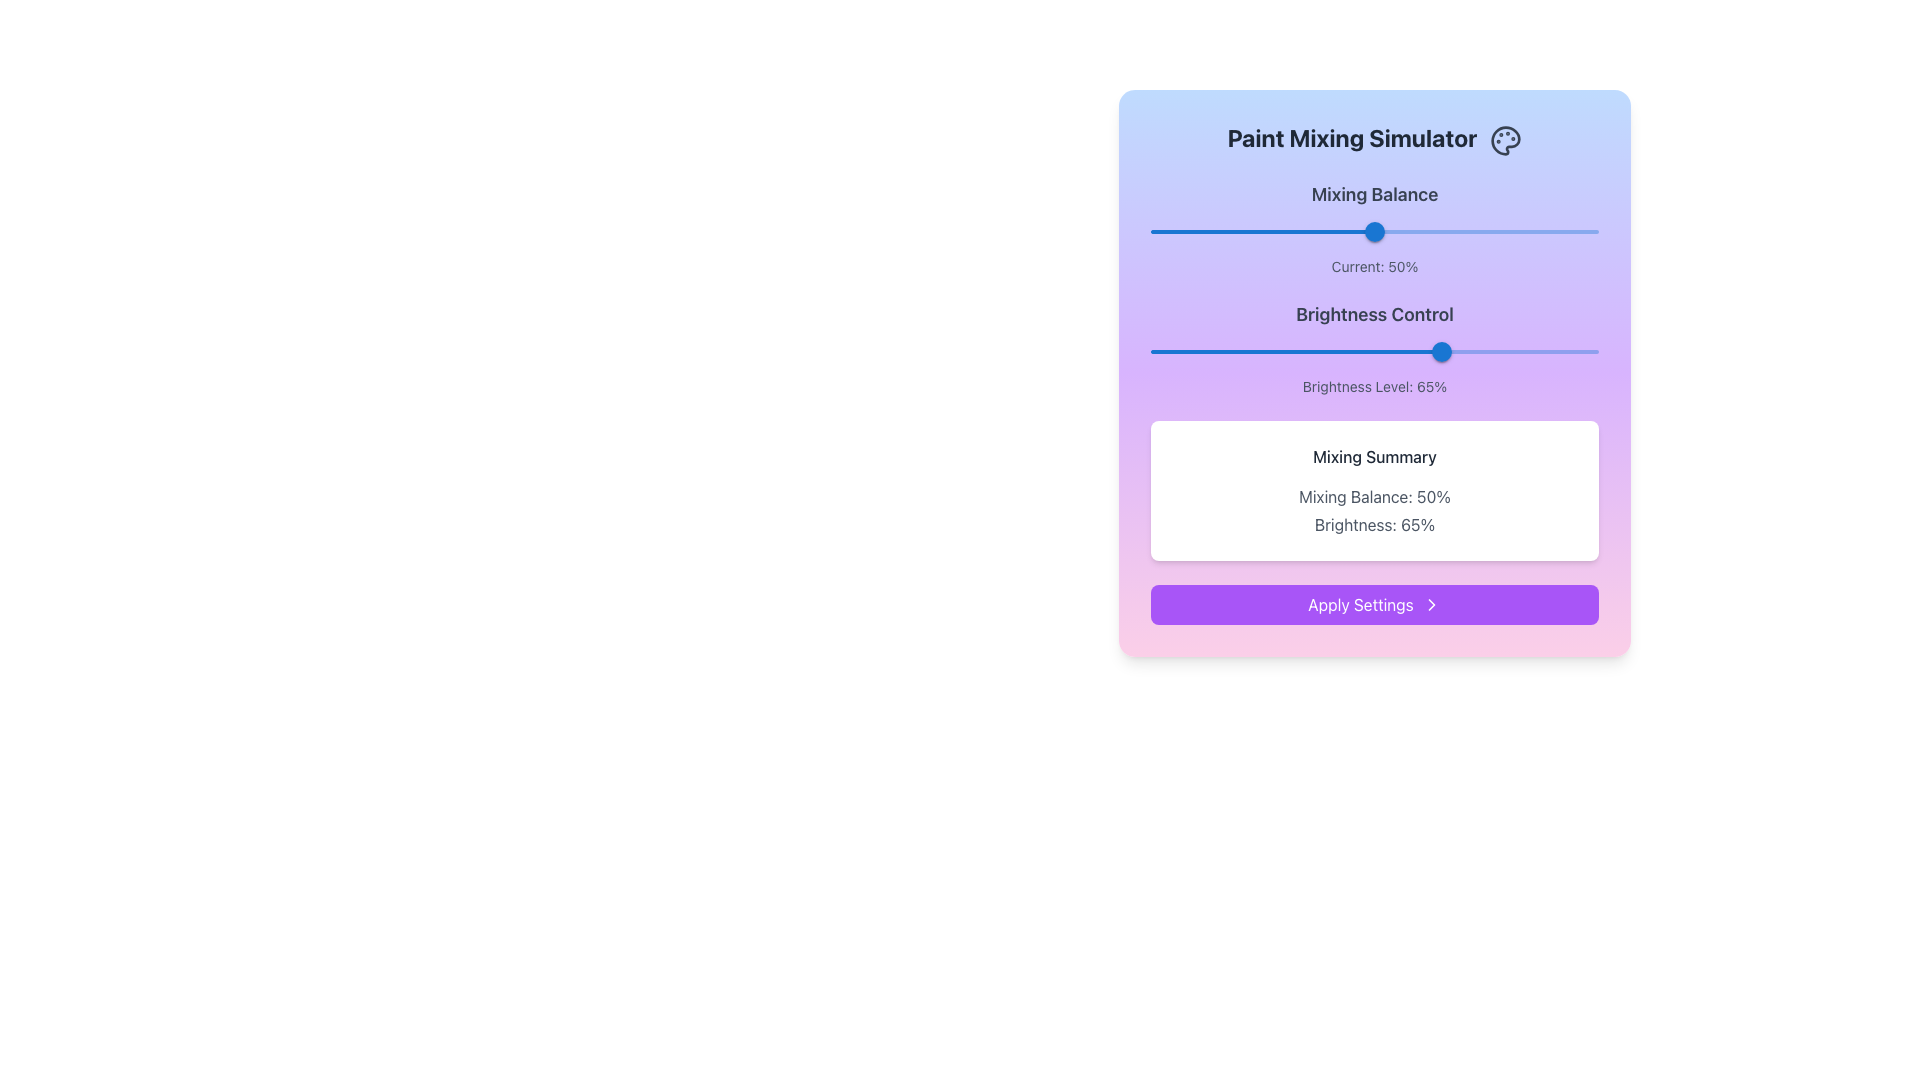 The width and height of the screenshot is (1920, 1080). What do you see at coordinates (1427, 350) in the screenshot?
I see `the Brightness Control slider` at bounding box center [1427, 350].